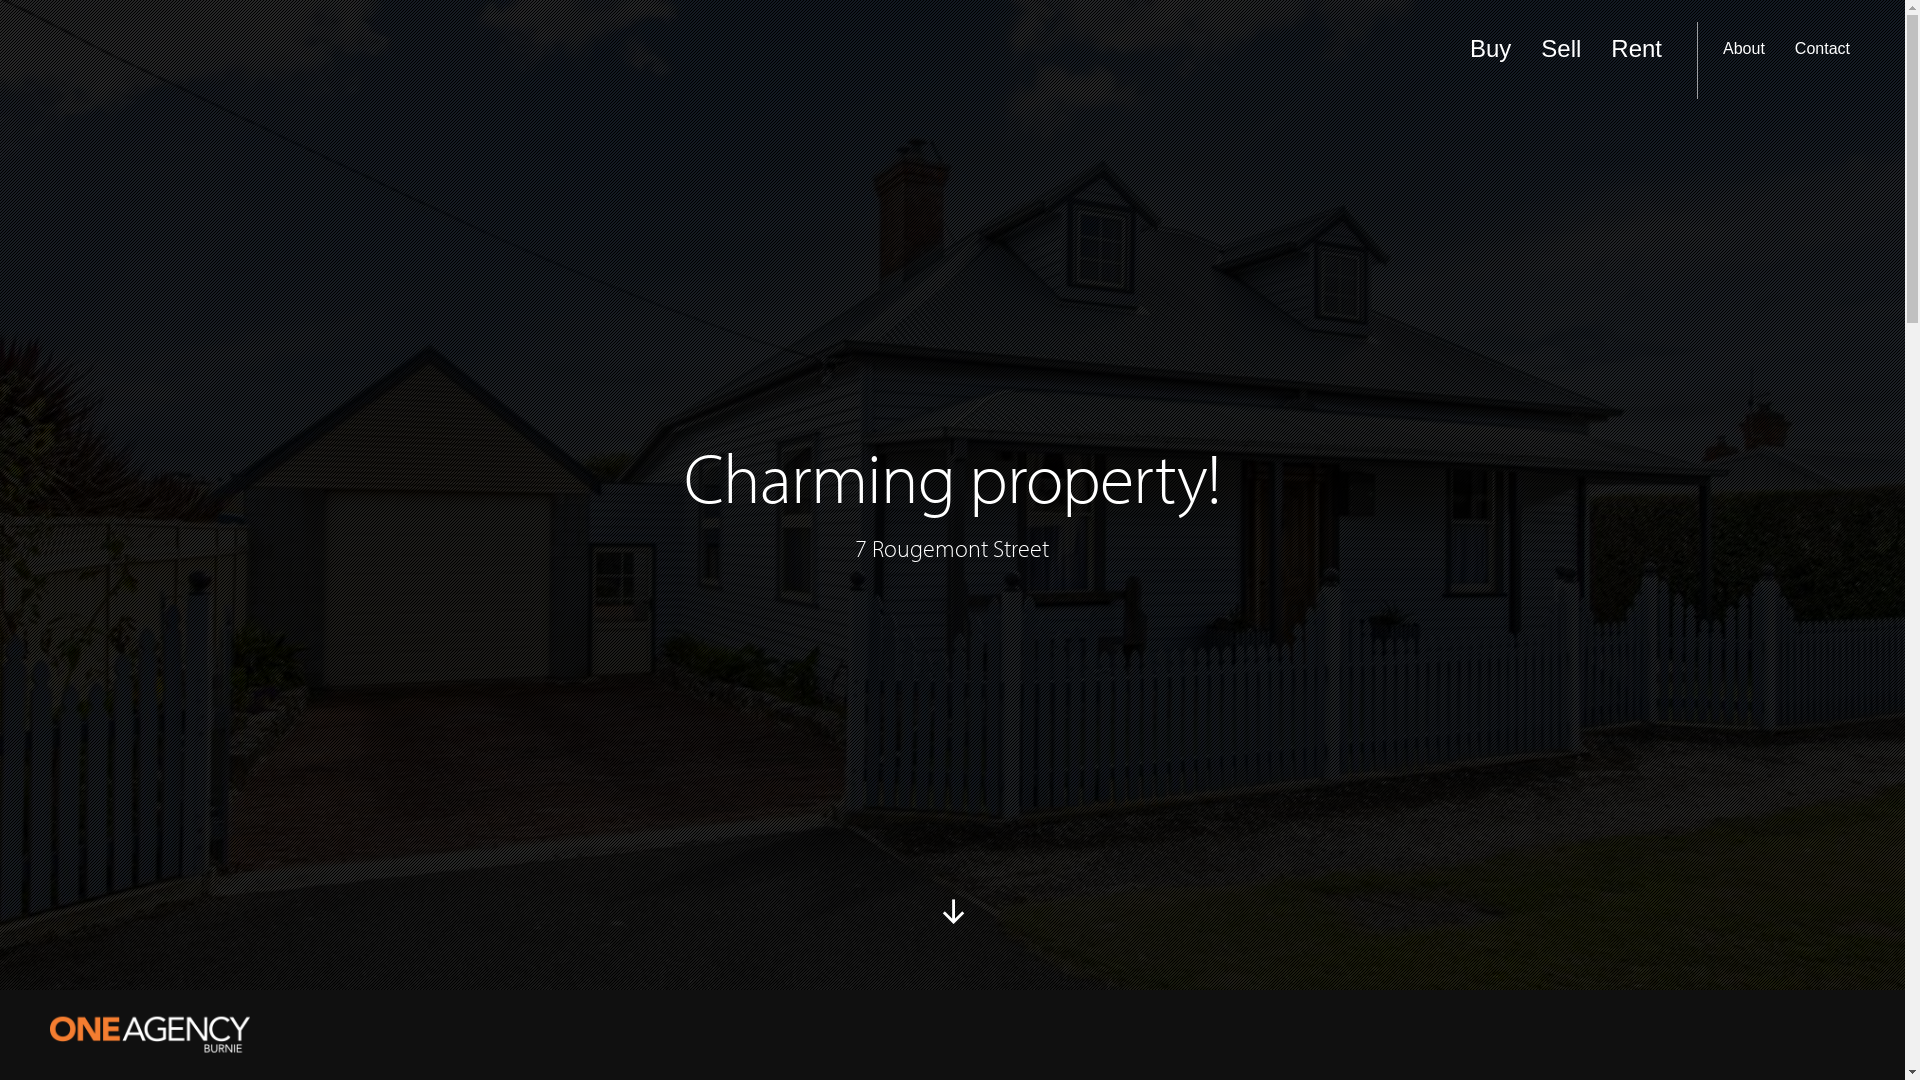 The width and height of the screenshot is (1920, 1080). Describe the element at coordinates (1490, 59) in the screenshot. I see `'Buy'` at that location.